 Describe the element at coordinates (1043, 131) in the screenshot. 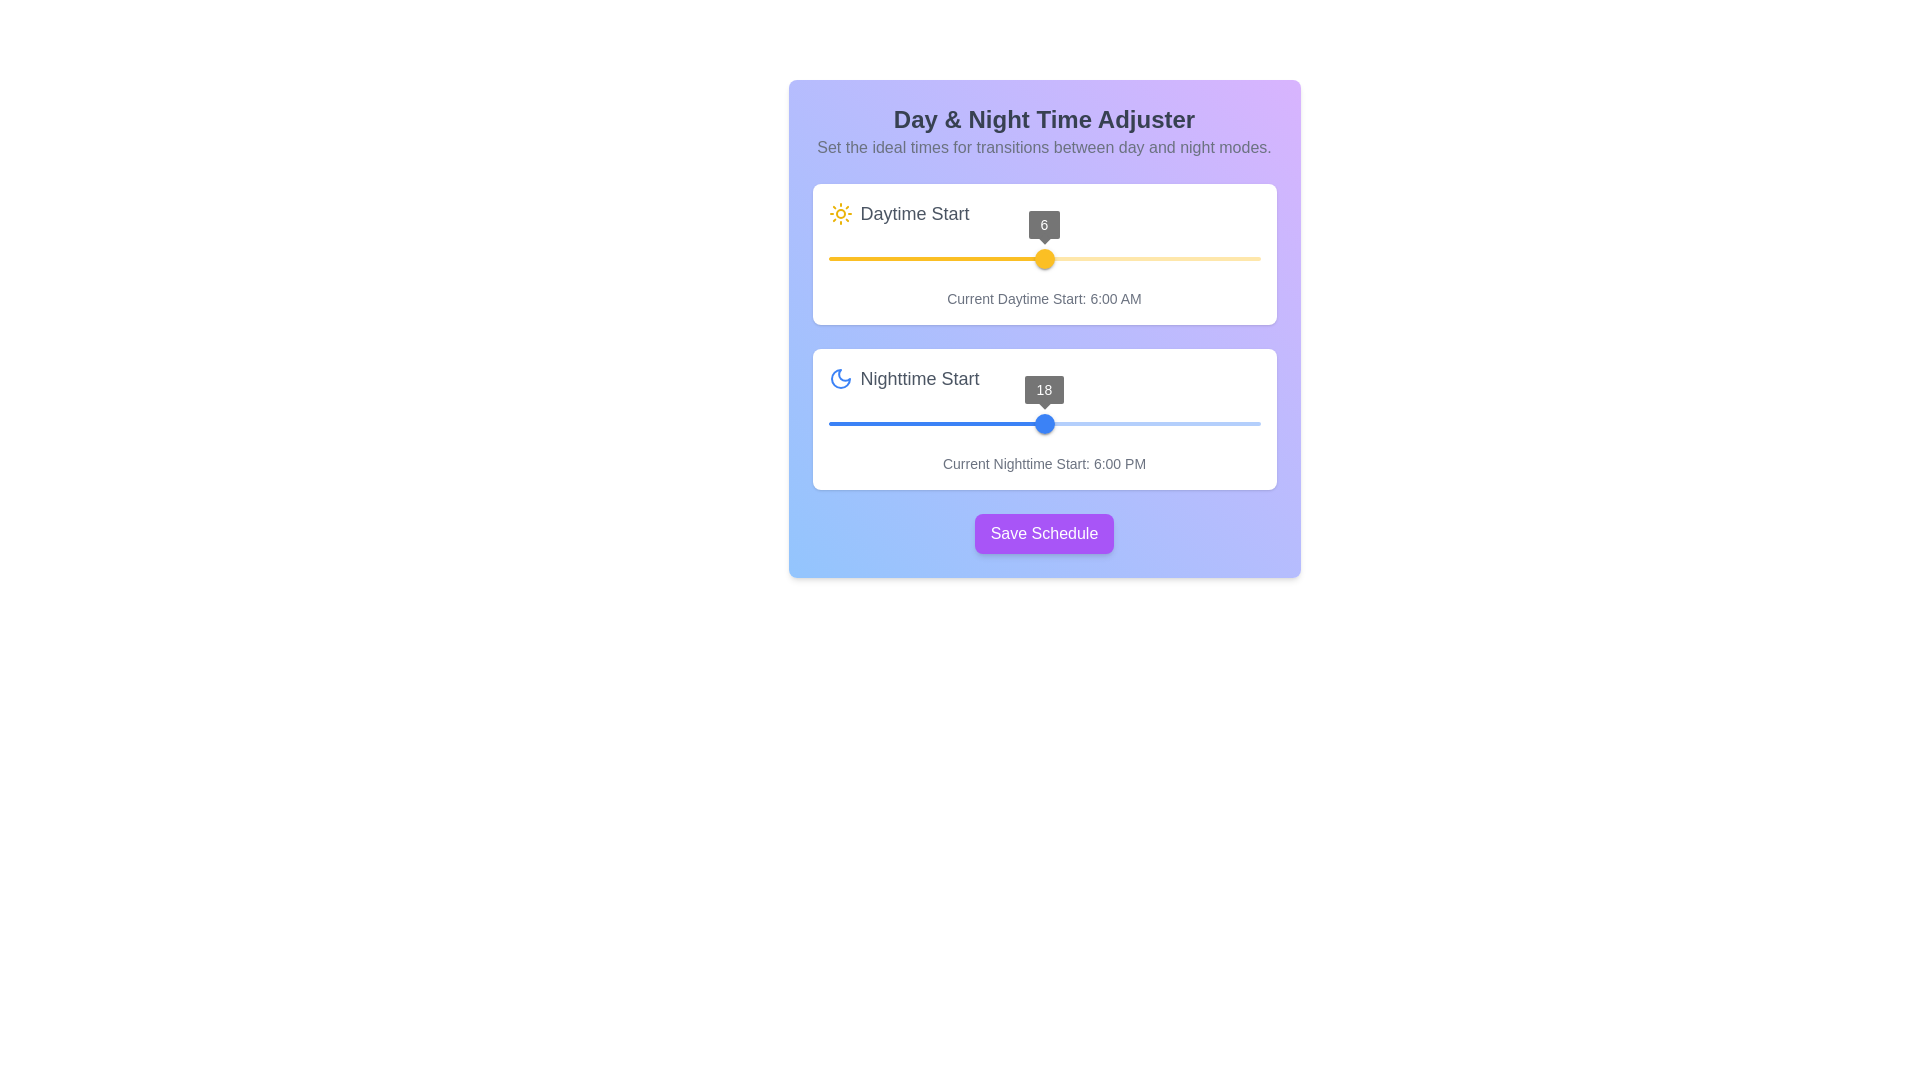

I see `'Day & Night Time Adjuster' text header and its subtitle to understand the section's purpose` at that location.